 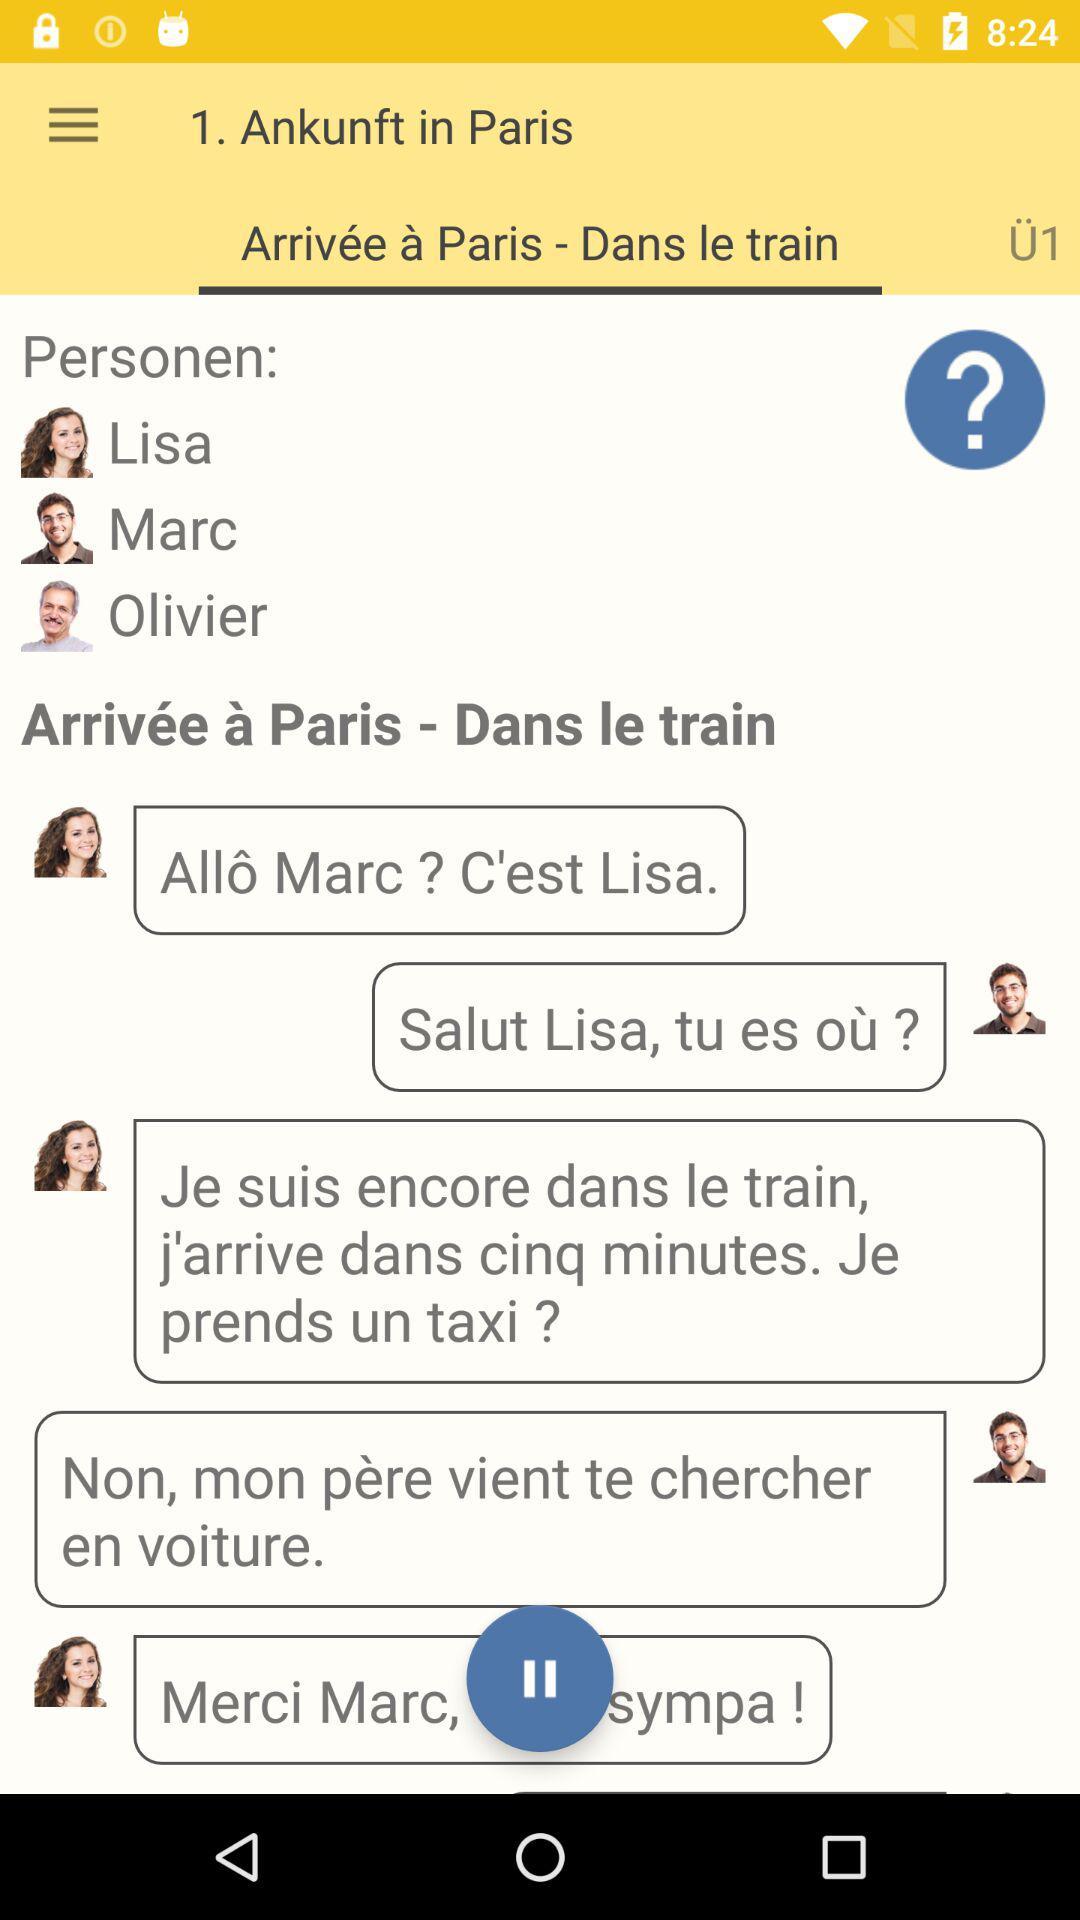 I want to click on the avatar icon, so click(x=69, y=1155).